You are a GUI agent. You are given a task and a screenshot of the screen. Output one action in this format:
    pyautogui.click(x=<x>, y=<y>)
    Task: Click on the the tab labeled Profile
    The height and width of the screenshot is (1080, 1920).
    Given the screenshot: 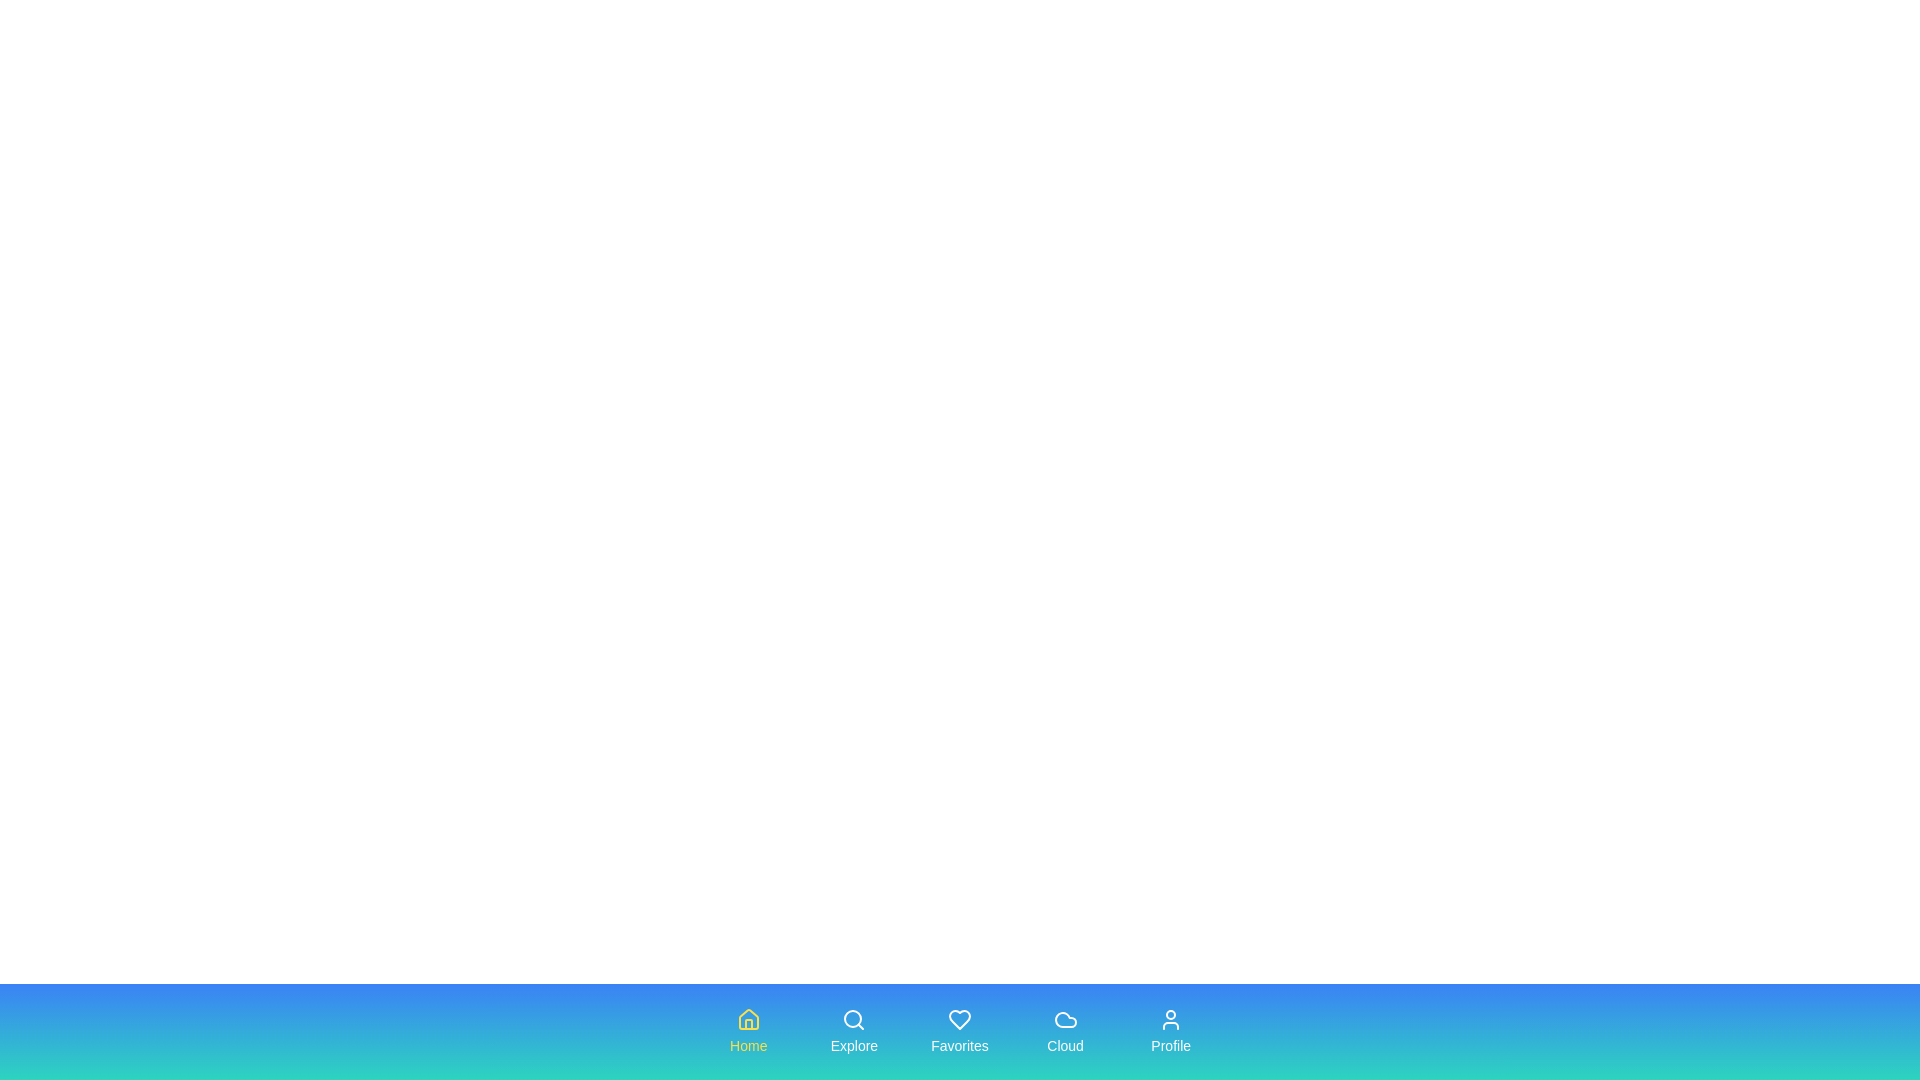 What is the action you would take?
    pyautogui.click(x=1171, y=1032)
    